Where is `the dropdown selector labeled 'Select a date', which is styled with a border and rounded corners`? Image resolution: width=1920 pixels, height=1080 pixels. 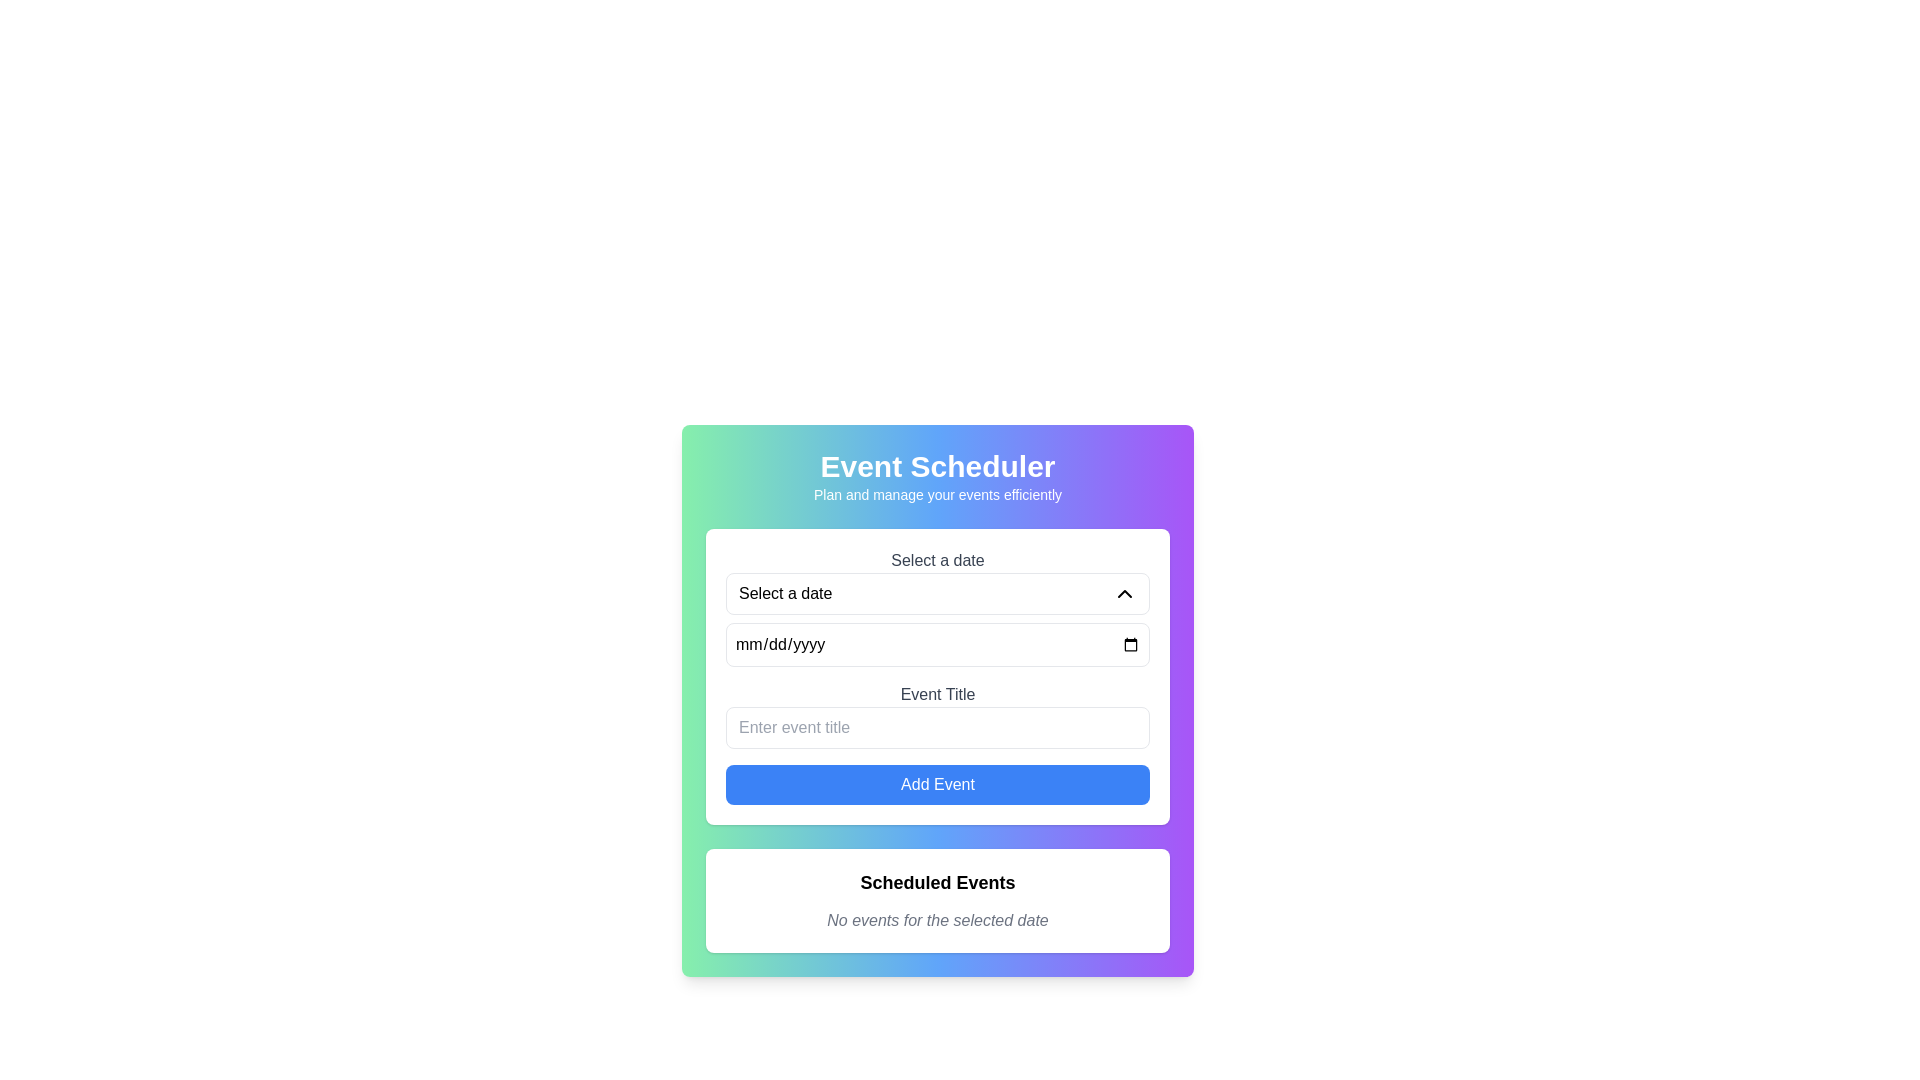 the dropdown selector labeled 'Select a date', which is styled with a border and rounded corners is located at coordinates (936, 593).